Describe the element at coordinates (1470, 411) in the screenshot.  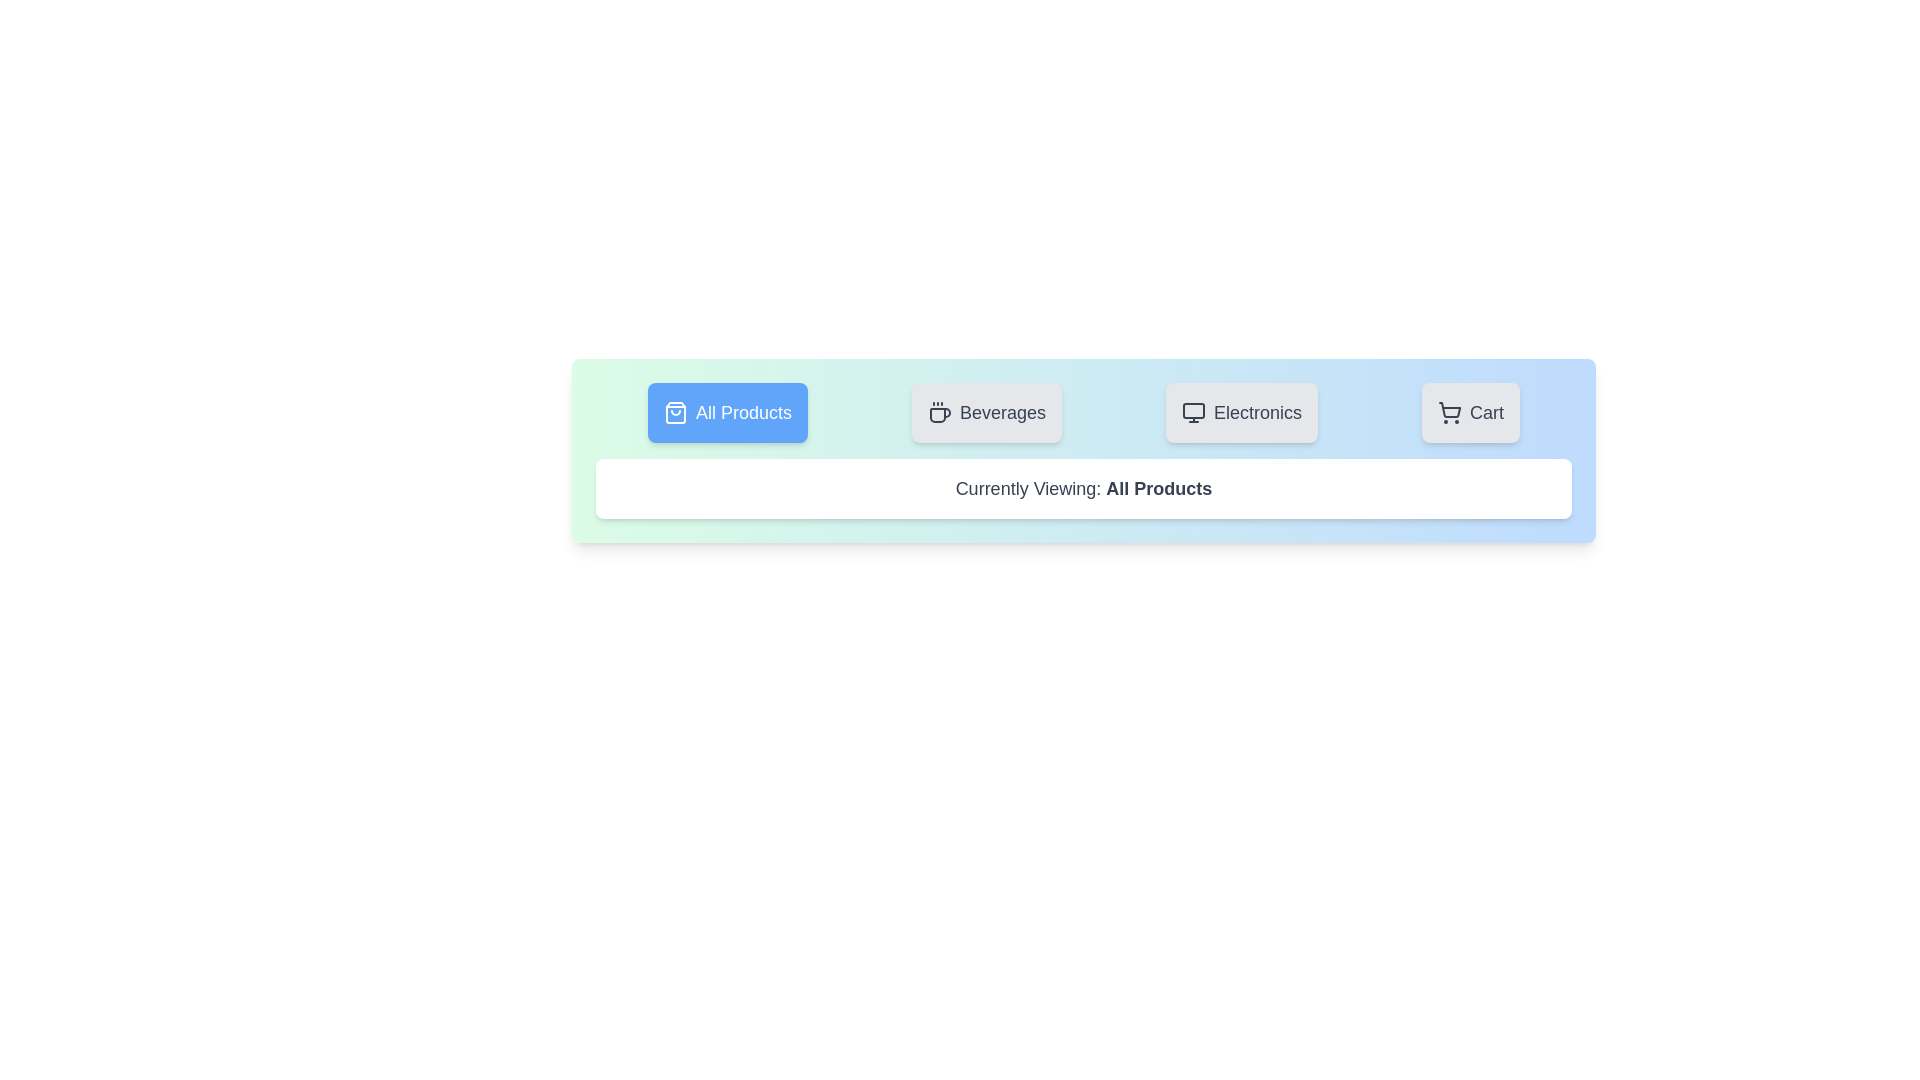
I see `the tab corresponding to Cart to switch to that product category` at that location.